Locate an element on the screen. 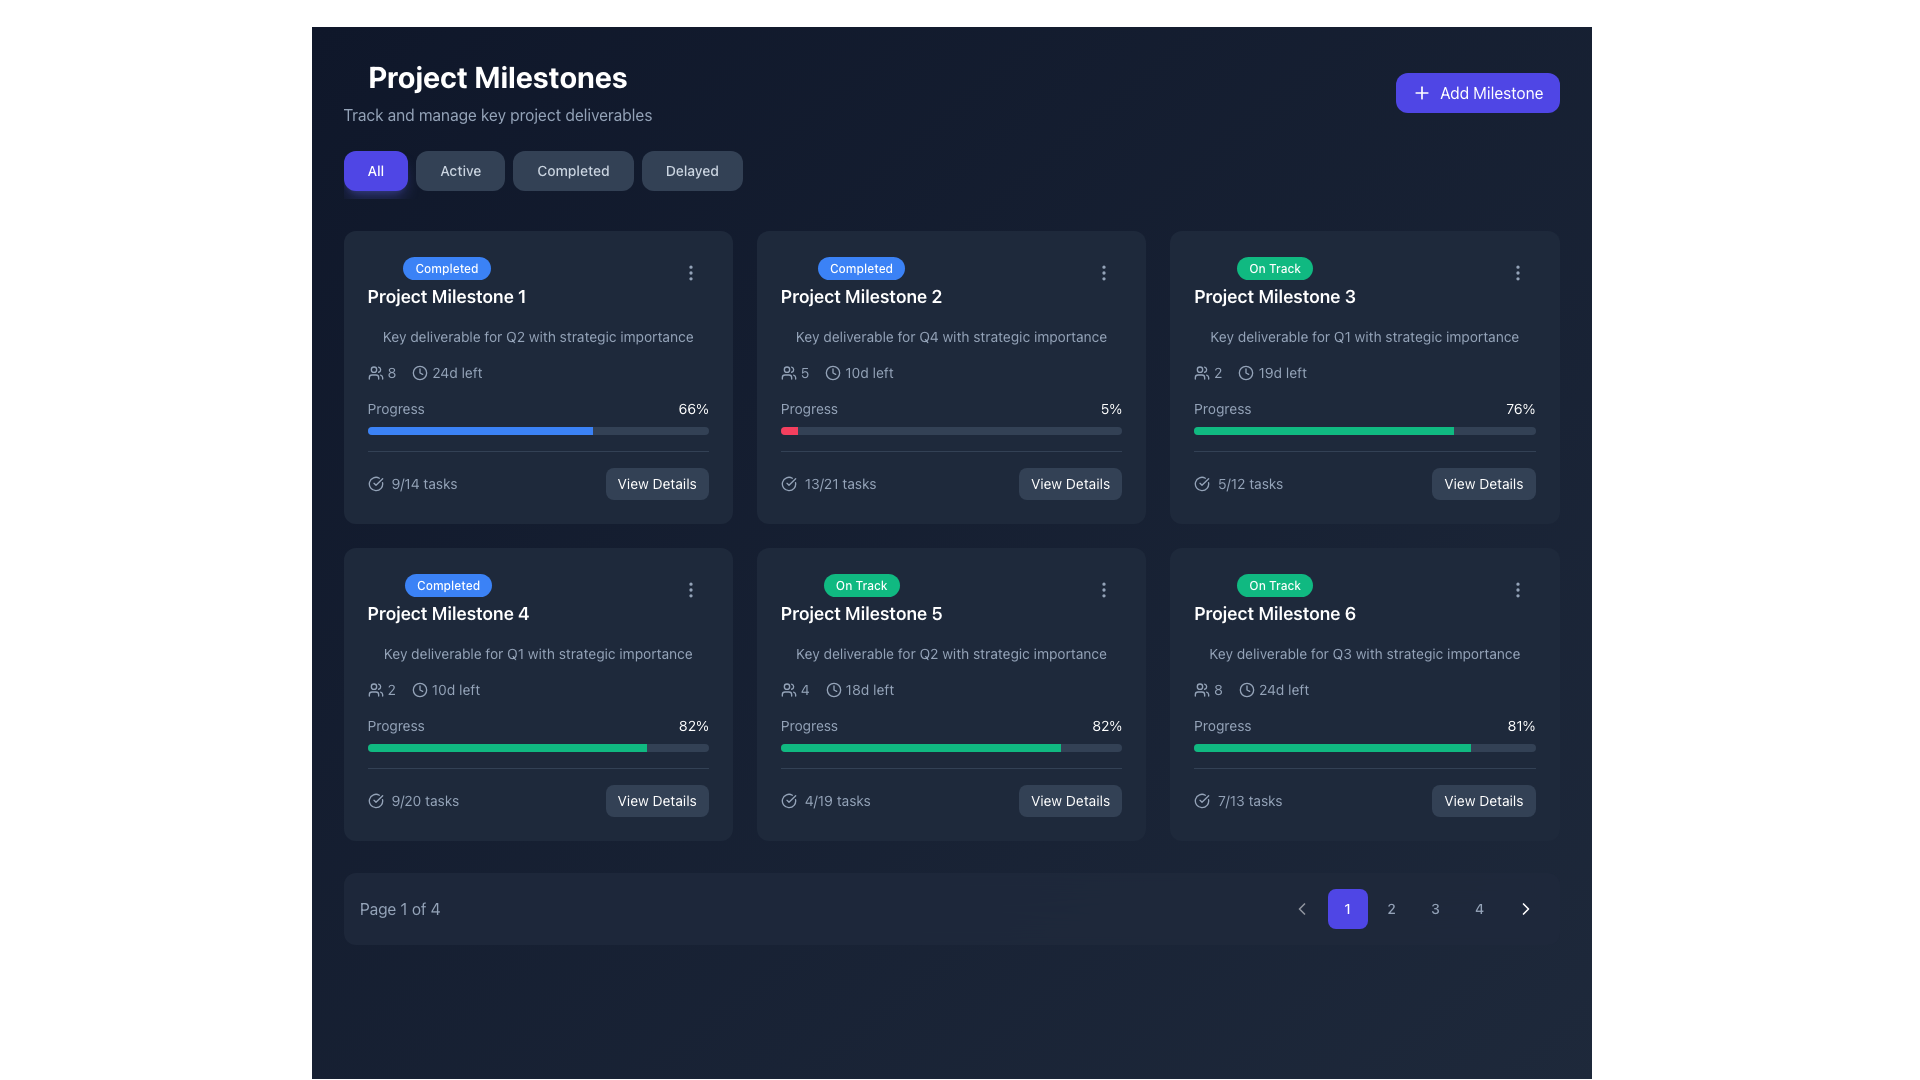 The height and width of the screenshot is (1080, 1920). the text label reading 'Track and manage key project deliverables', which is styled in slate-gray color and positioned beneath the title 'Project Milestones' is located at coordinates (497, 115).